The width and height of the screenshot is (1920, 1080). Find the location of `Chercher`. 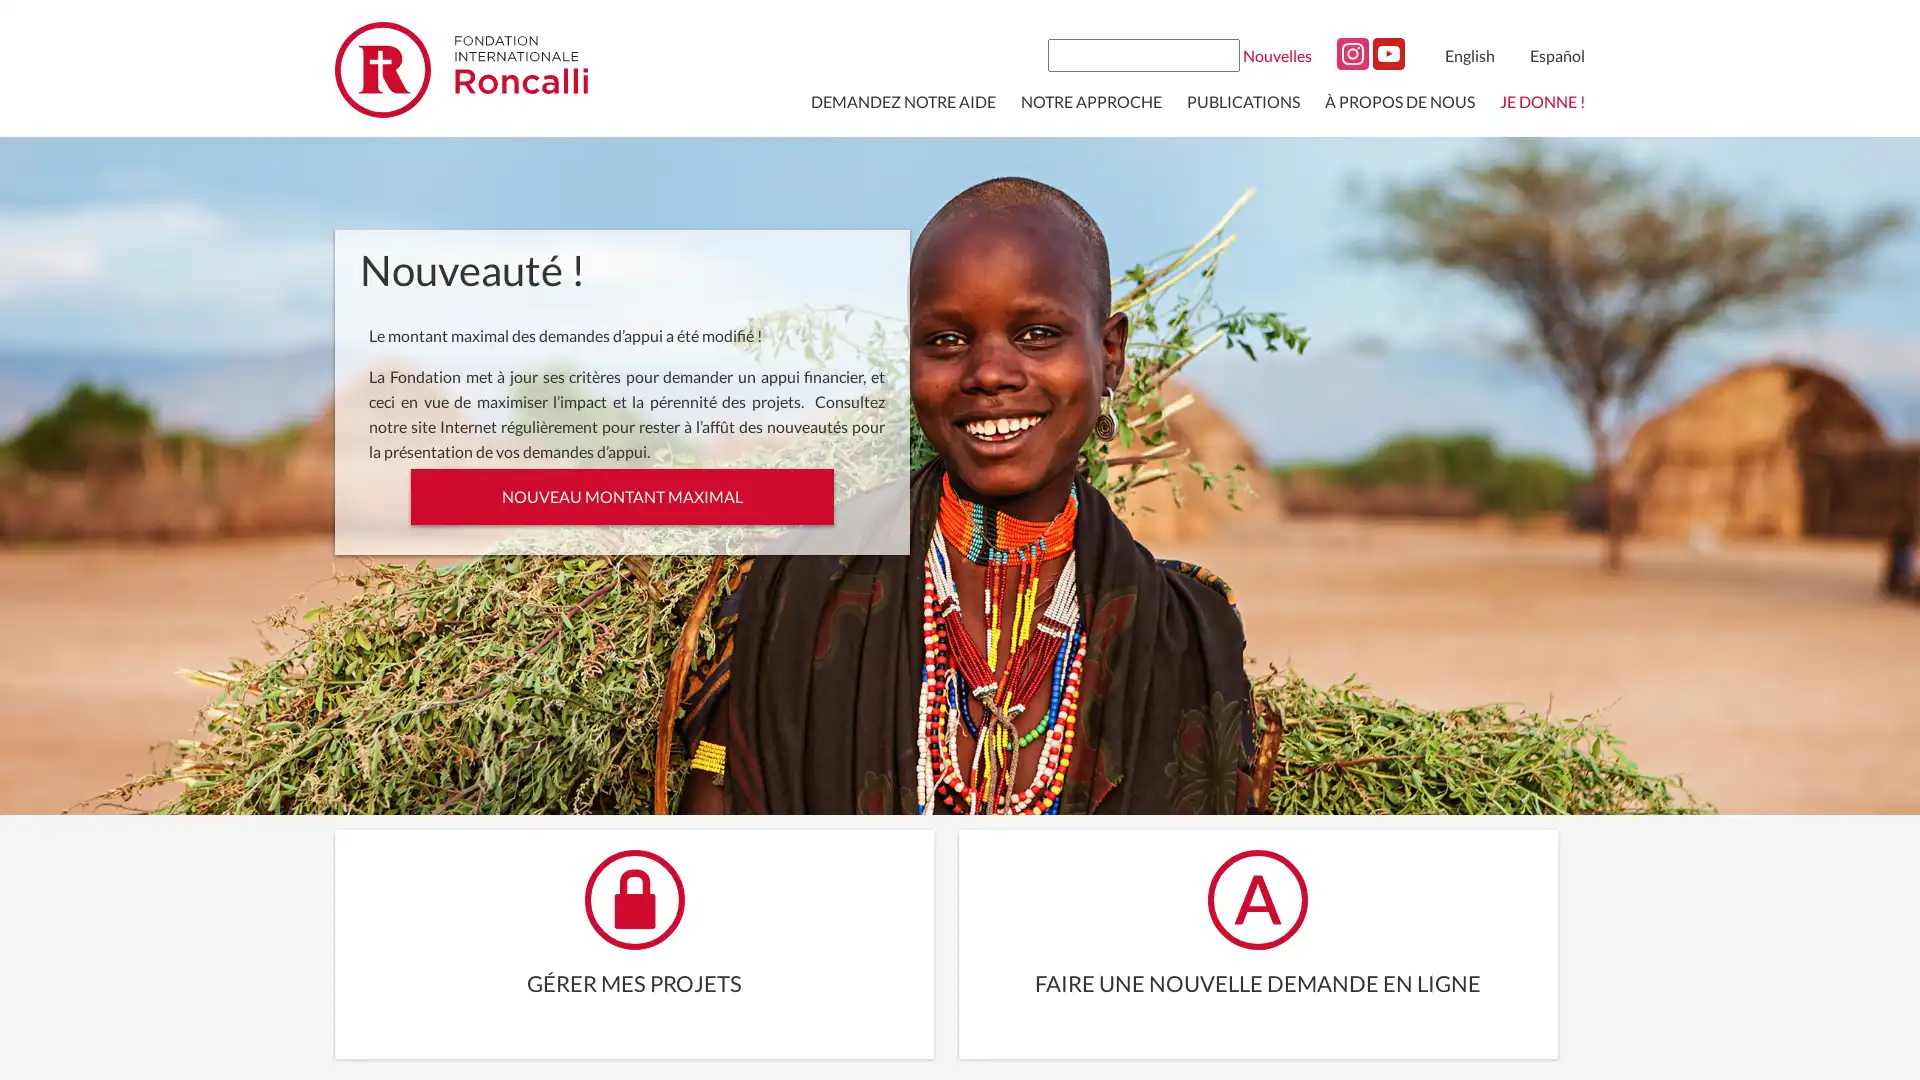

Chercher is located at coordinates (1221, 53).